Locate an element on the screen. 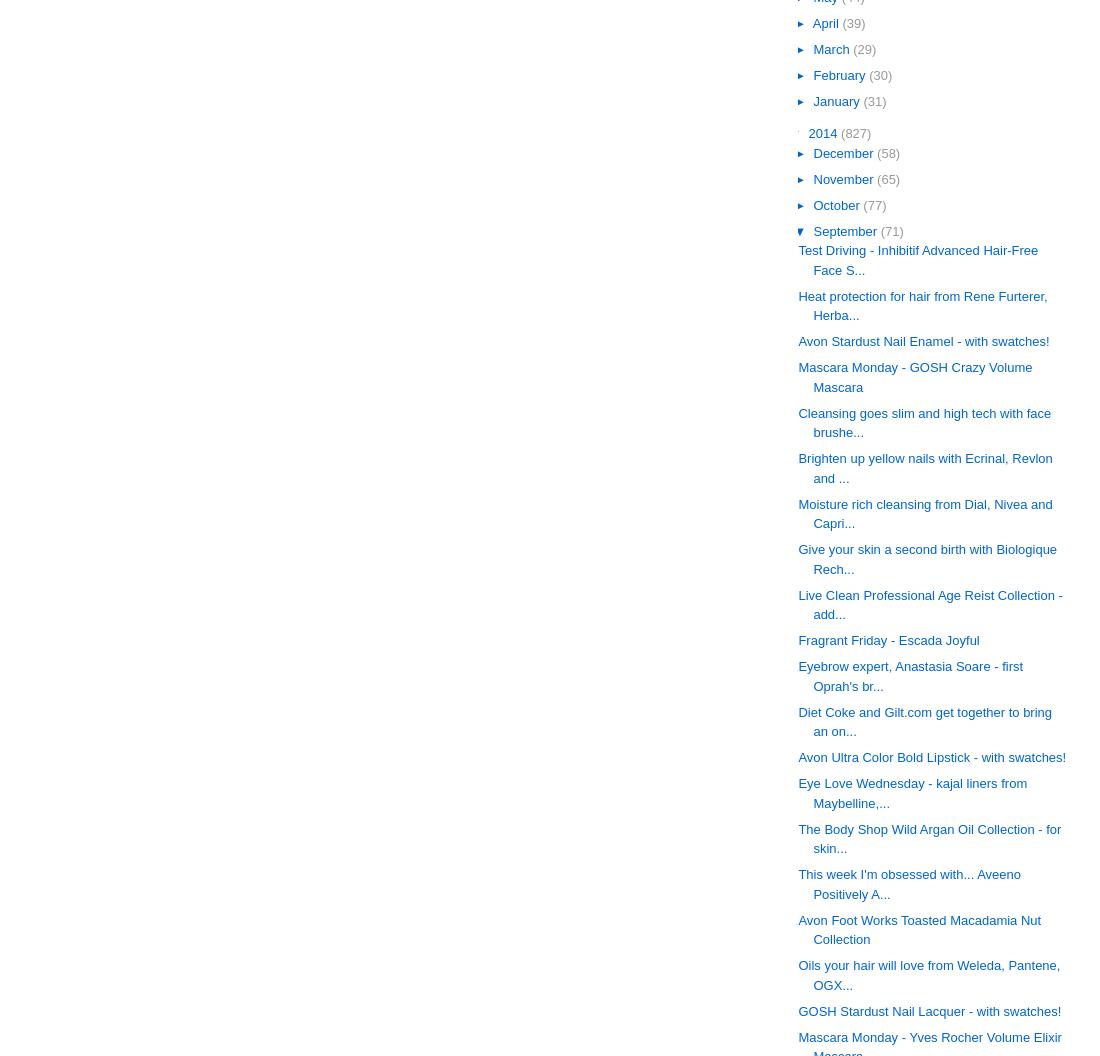 The height and width of the screenshot is (1056, 1100). '2014' is located at coordinates (807, 133).